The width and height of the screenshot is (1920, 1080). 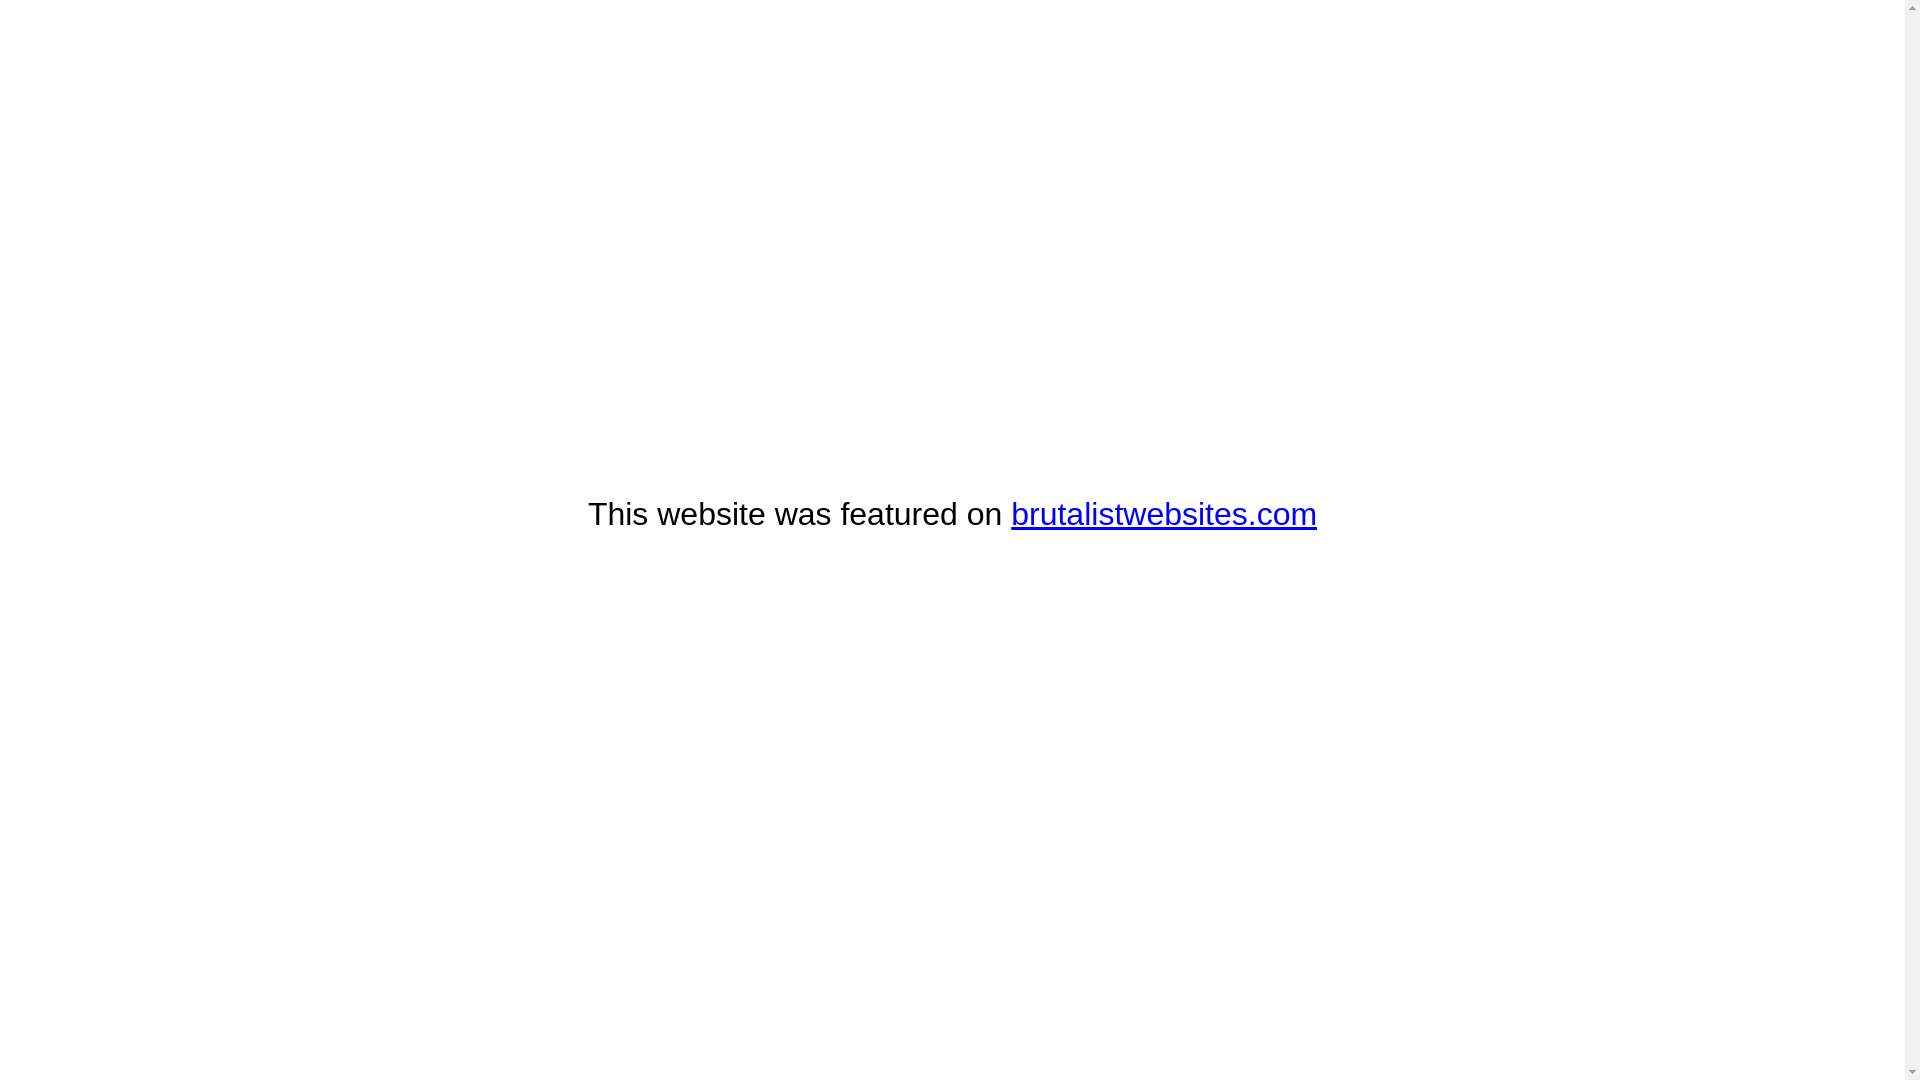 What do you see at coordinates (1163, 512) in the screenshot?
I see `'brutalistwebsites.com'` at bounding box center [1163, 512].